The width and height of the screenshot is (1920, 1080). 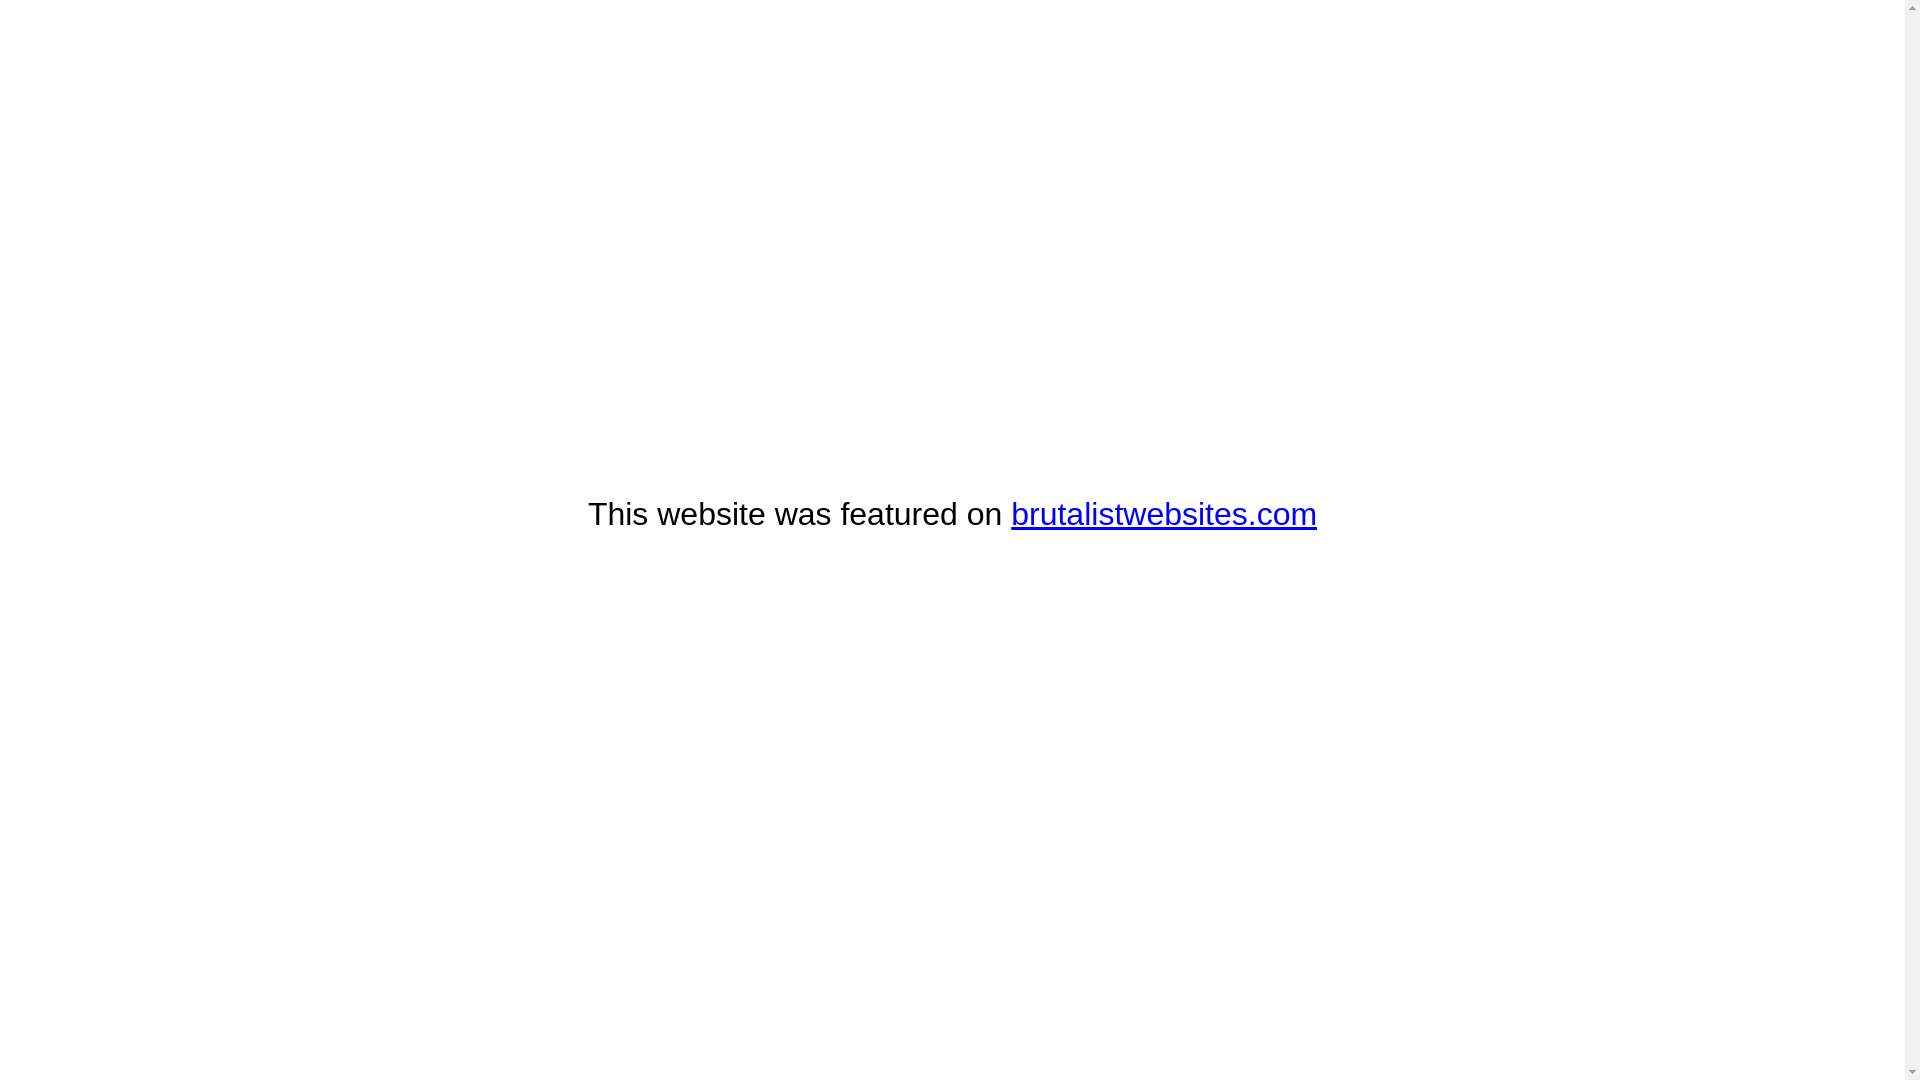 What do you see at coordinates (1163, 512) in the screenshot?
I see `'brutalistwebsites.com'` at bounding box center [1163, 512].